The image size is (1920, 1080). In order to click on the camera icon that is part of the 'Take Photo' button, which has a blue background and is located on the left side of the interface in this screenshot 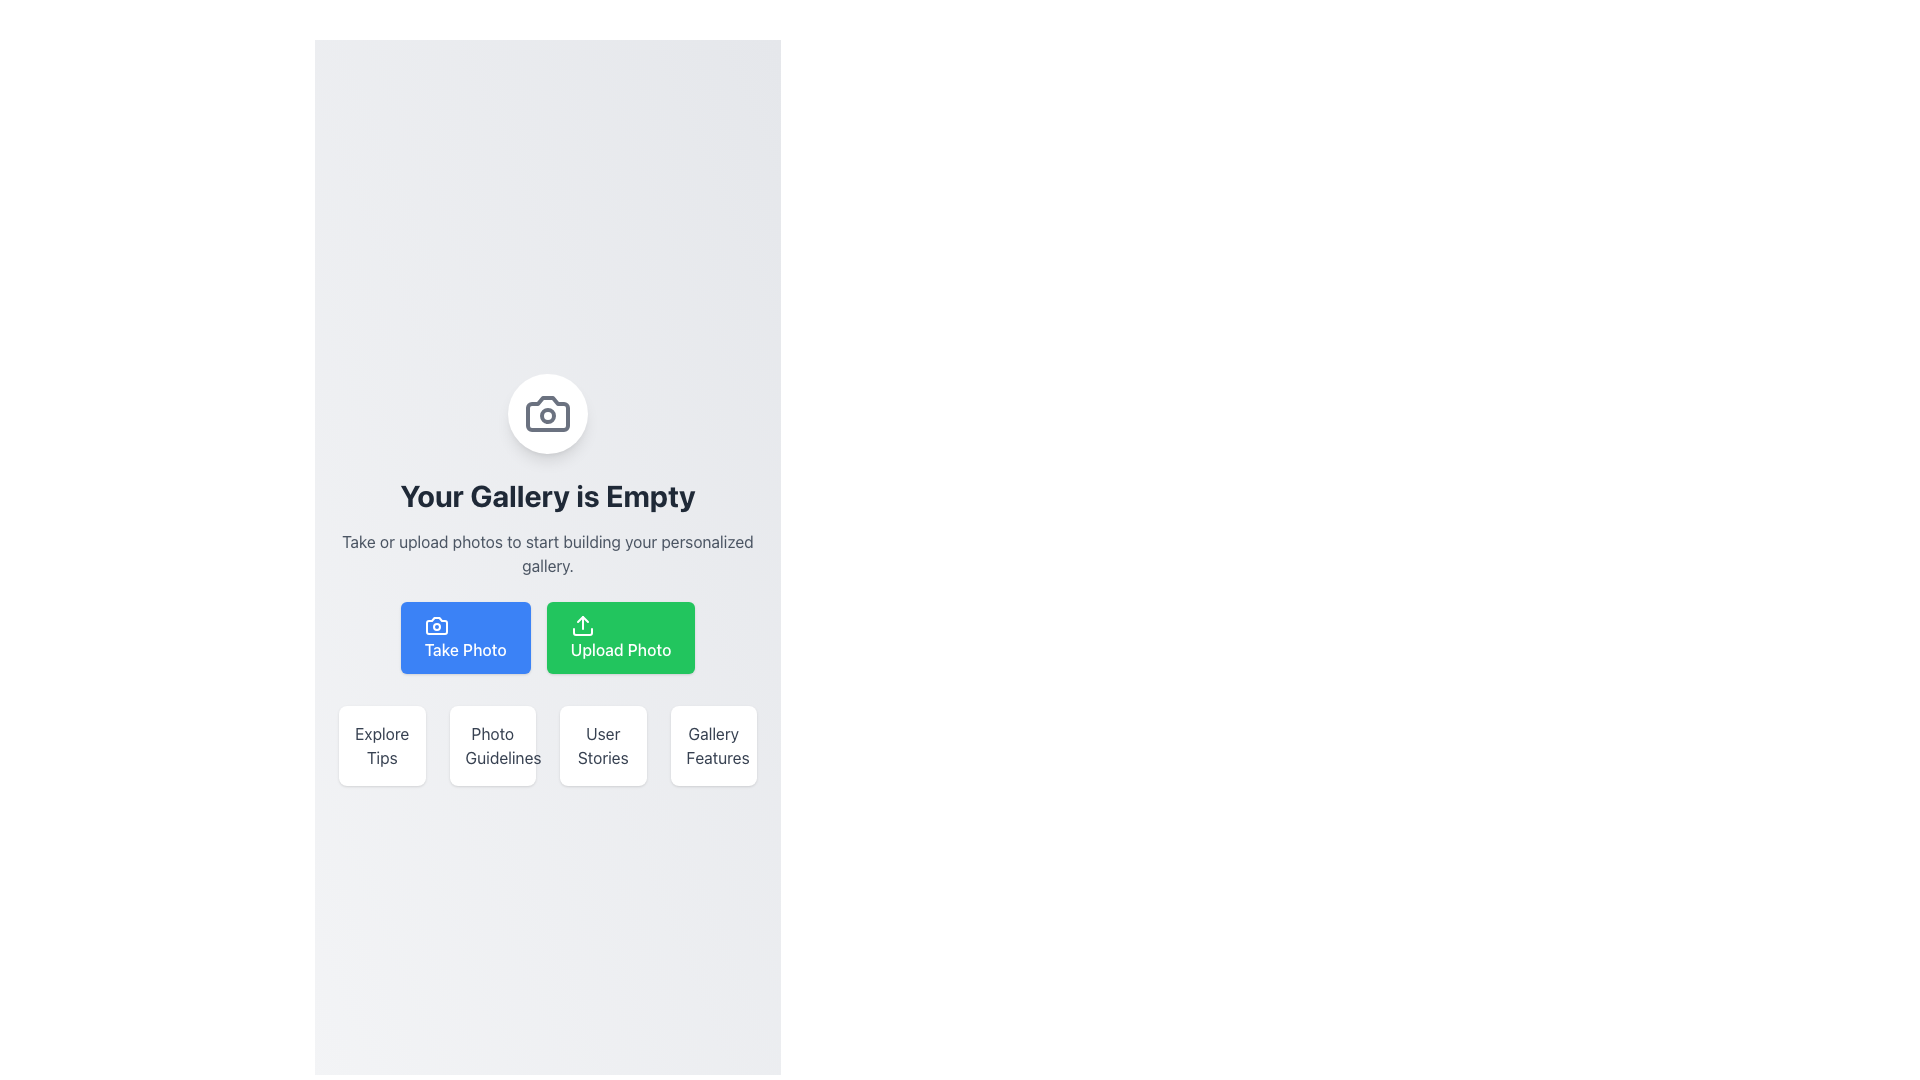, I will do `click(435, 624)`.